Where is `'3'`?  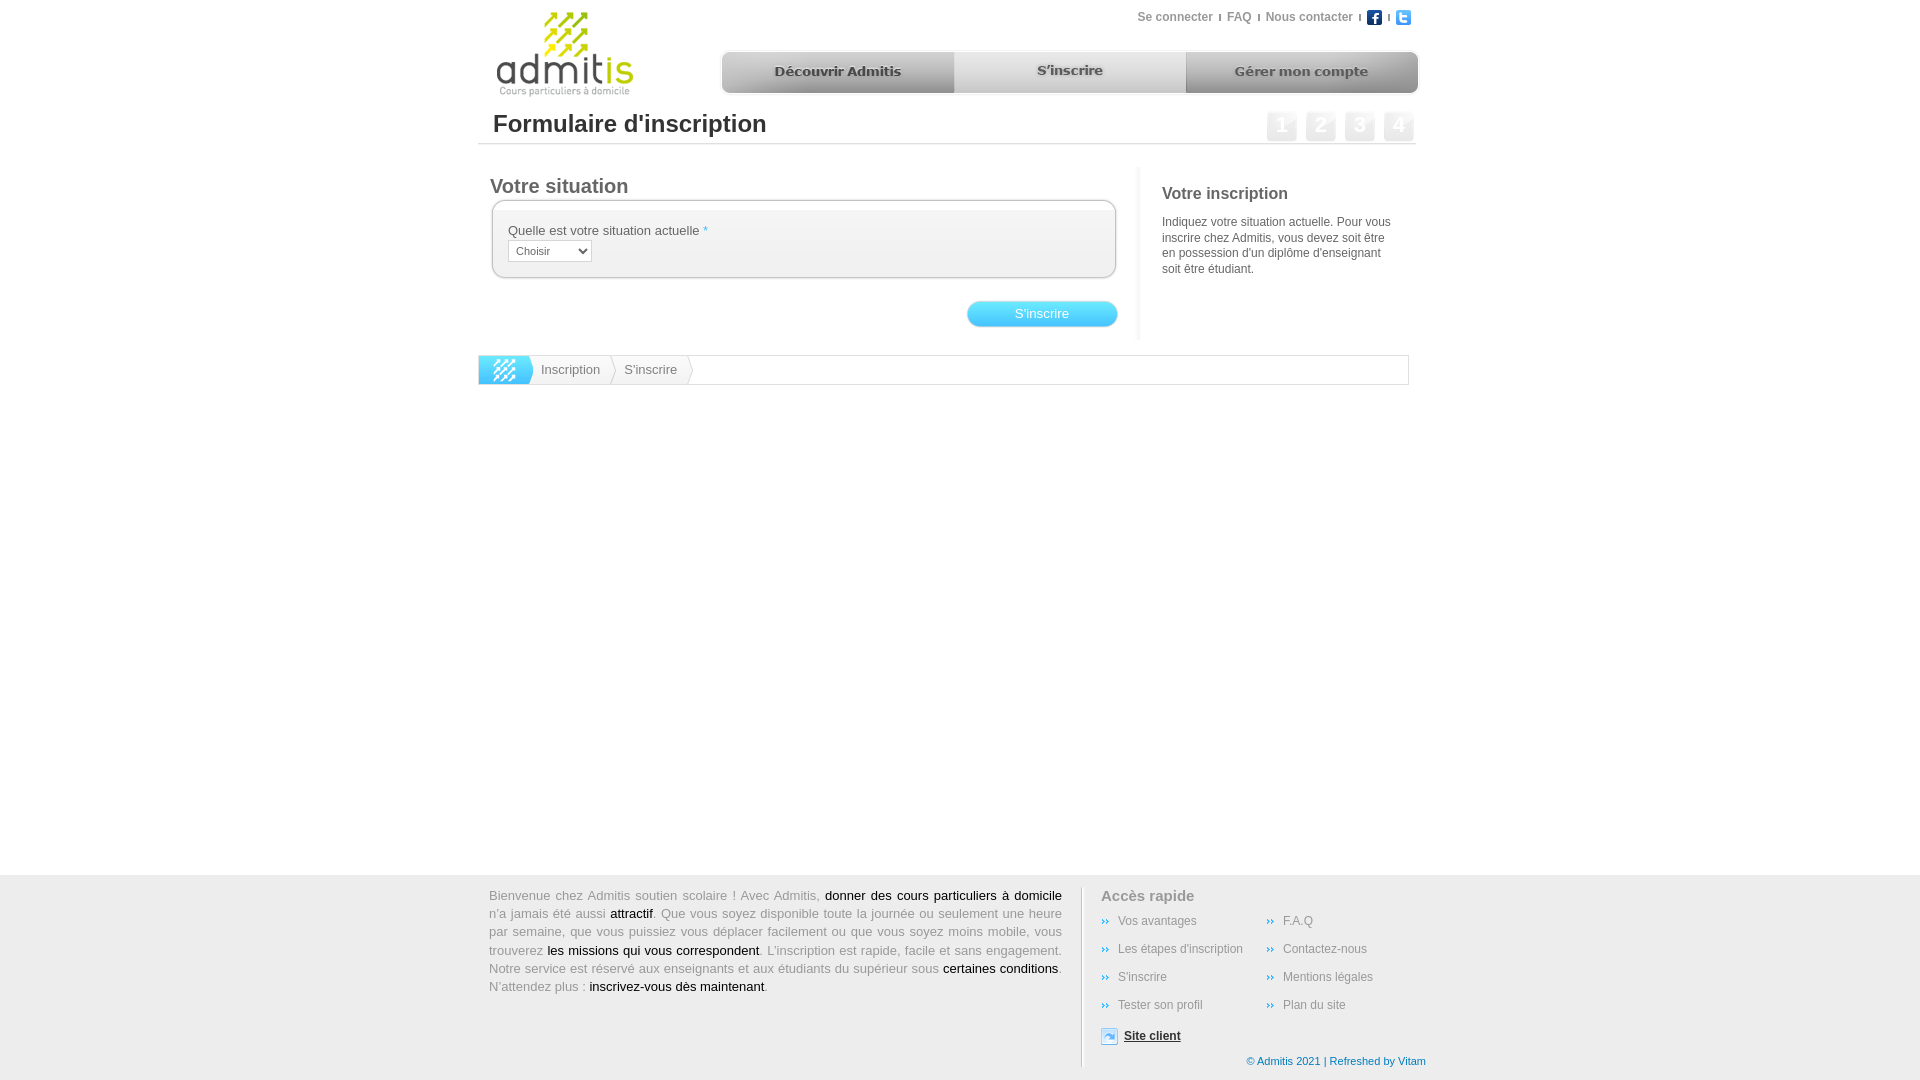
'3' is located at coordinates (1359, 127).